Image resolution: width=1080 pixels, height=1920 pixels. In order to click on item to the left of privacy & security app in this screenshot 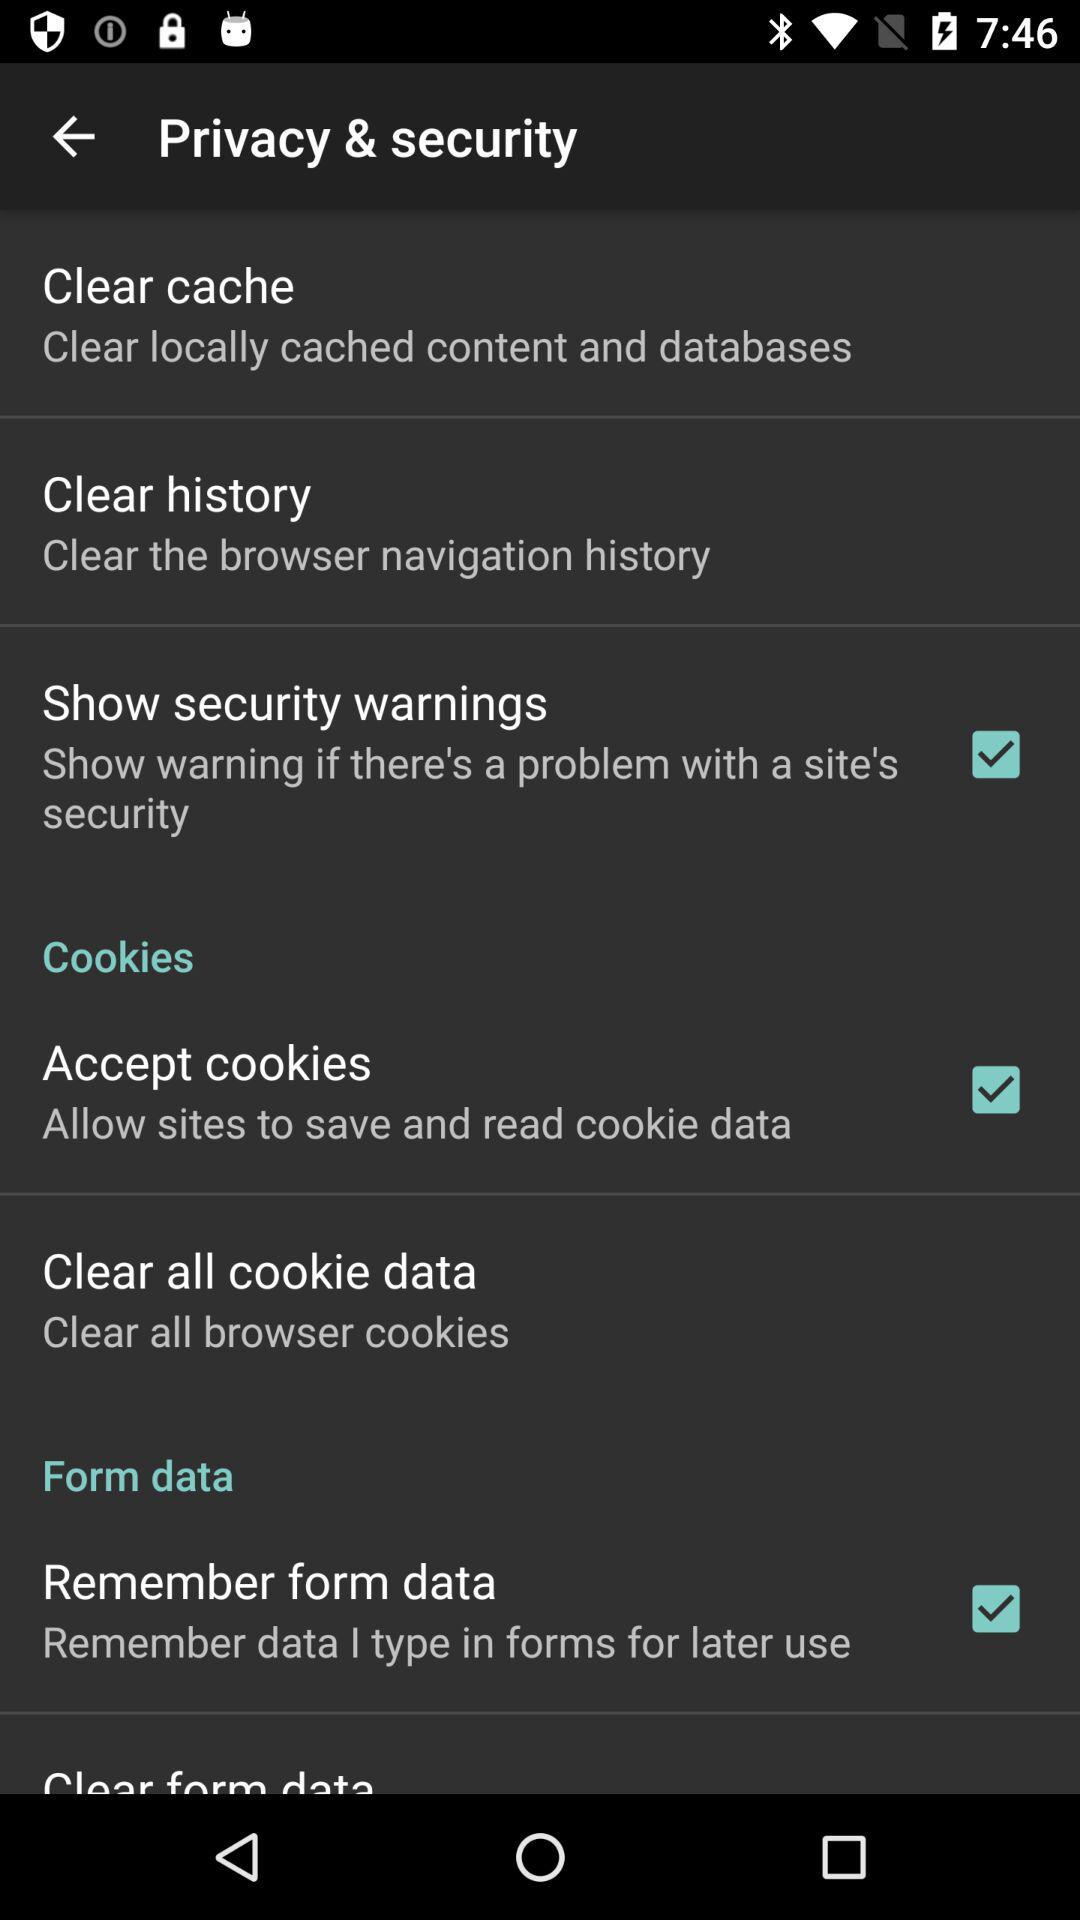, I will do `click(72, 135)`.